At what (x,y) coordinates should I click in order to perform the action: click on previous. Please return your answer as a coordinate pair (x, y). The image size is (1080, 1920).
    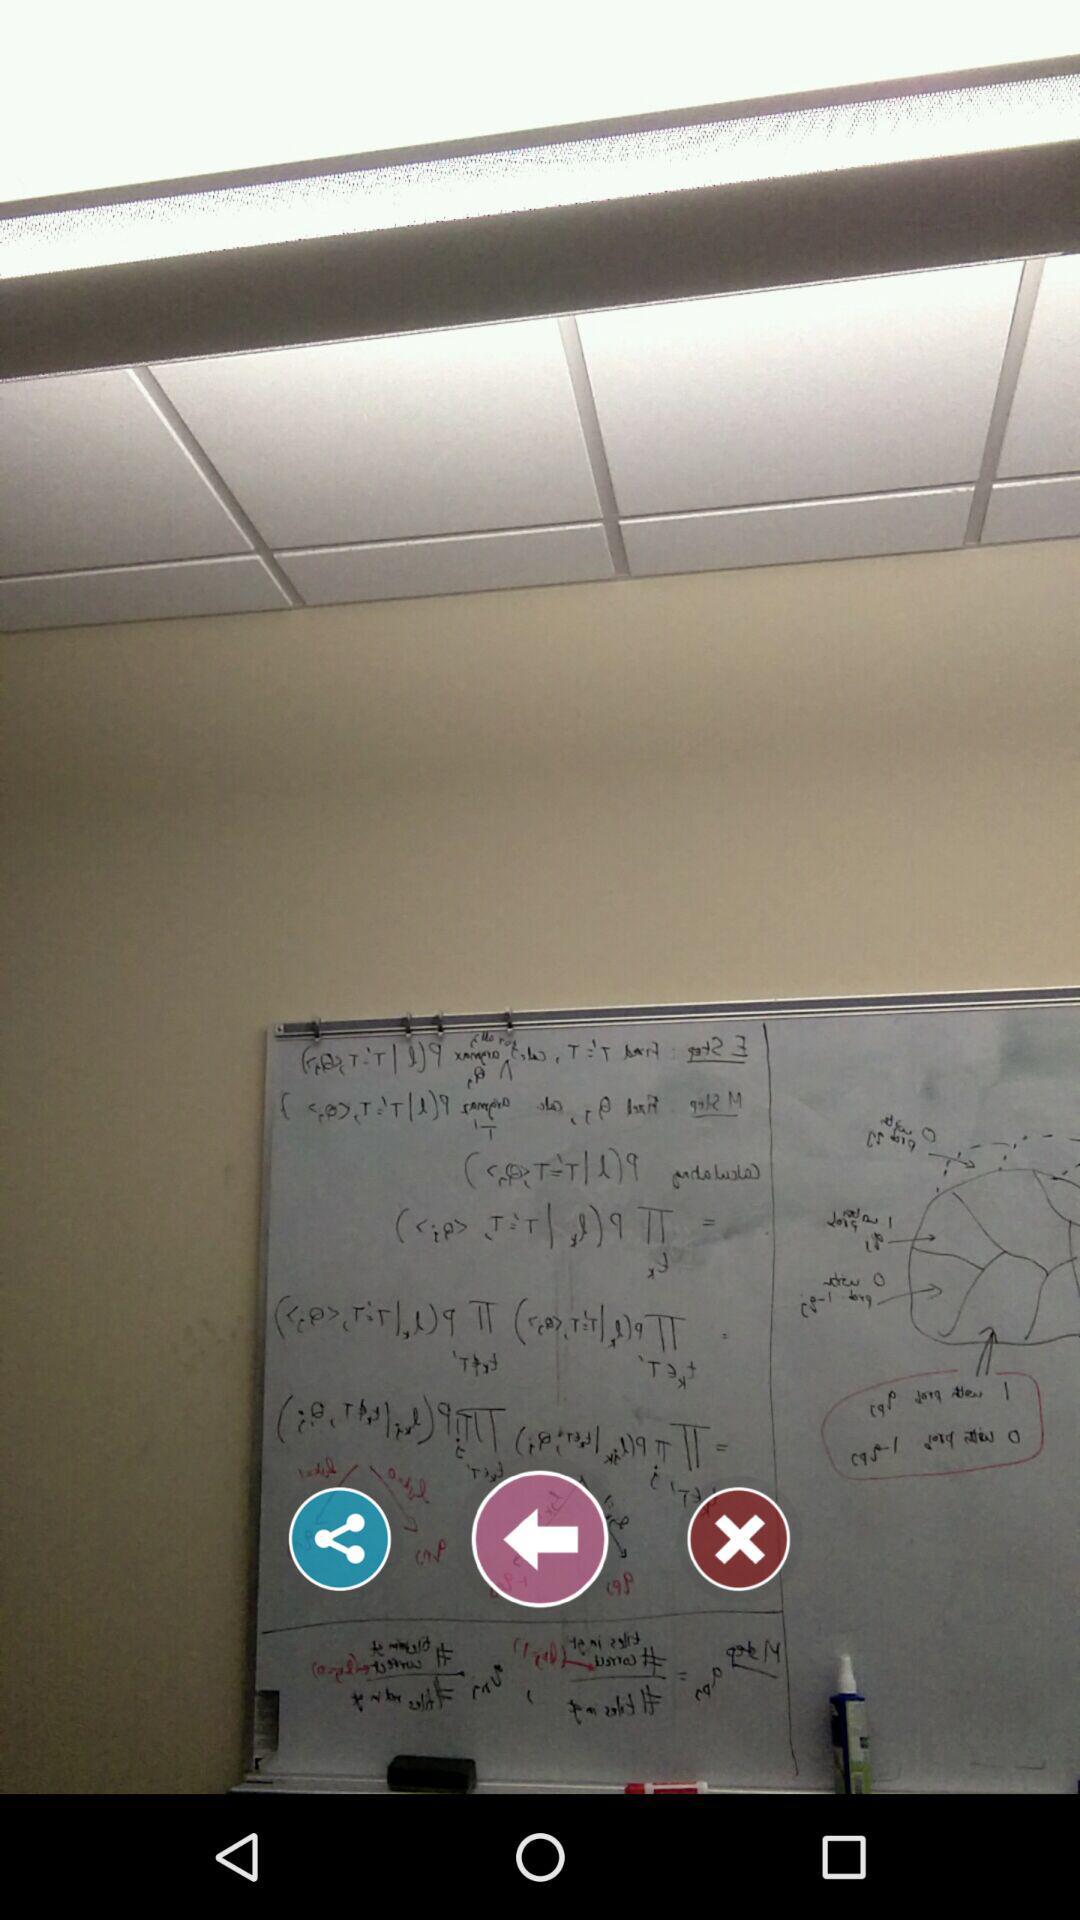
    Looking at the image, I should click on (540, 1538).